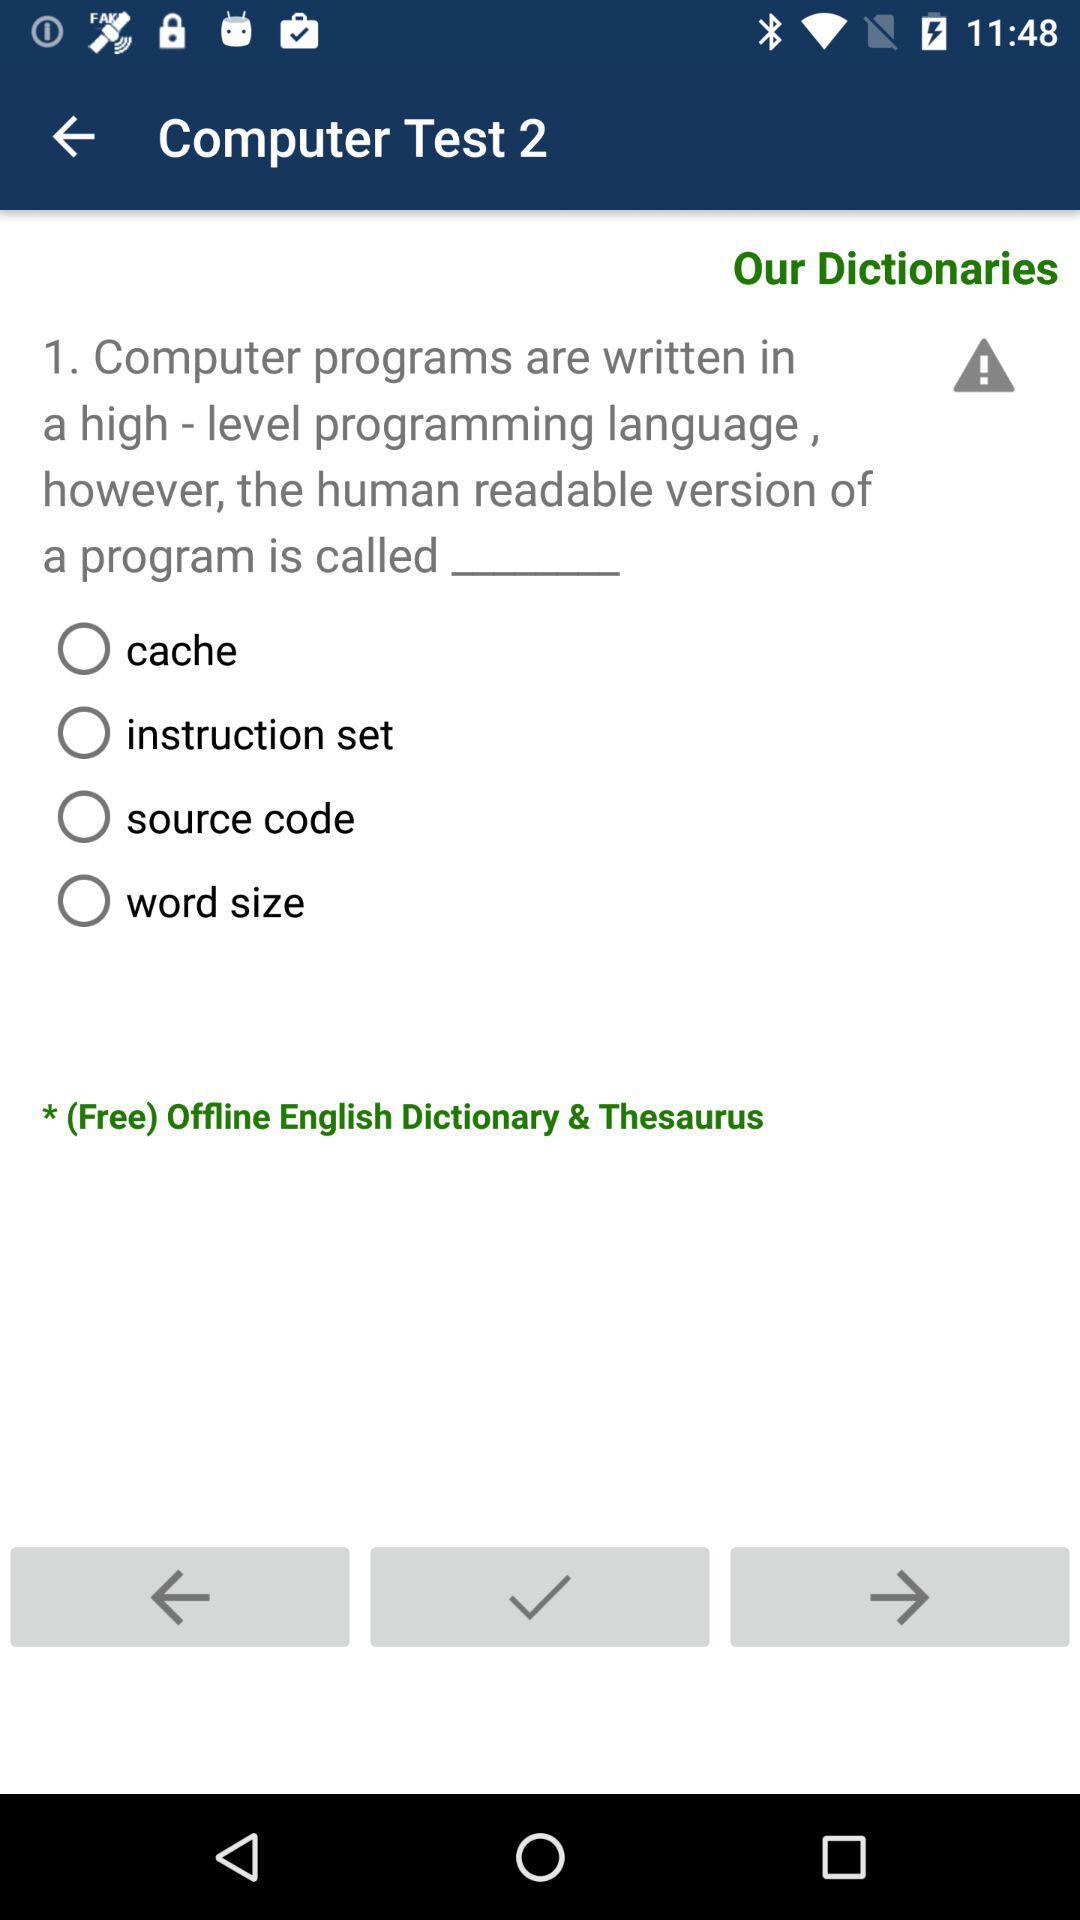  I want to click on icon at the bottom left corner, so click(180, 1596).